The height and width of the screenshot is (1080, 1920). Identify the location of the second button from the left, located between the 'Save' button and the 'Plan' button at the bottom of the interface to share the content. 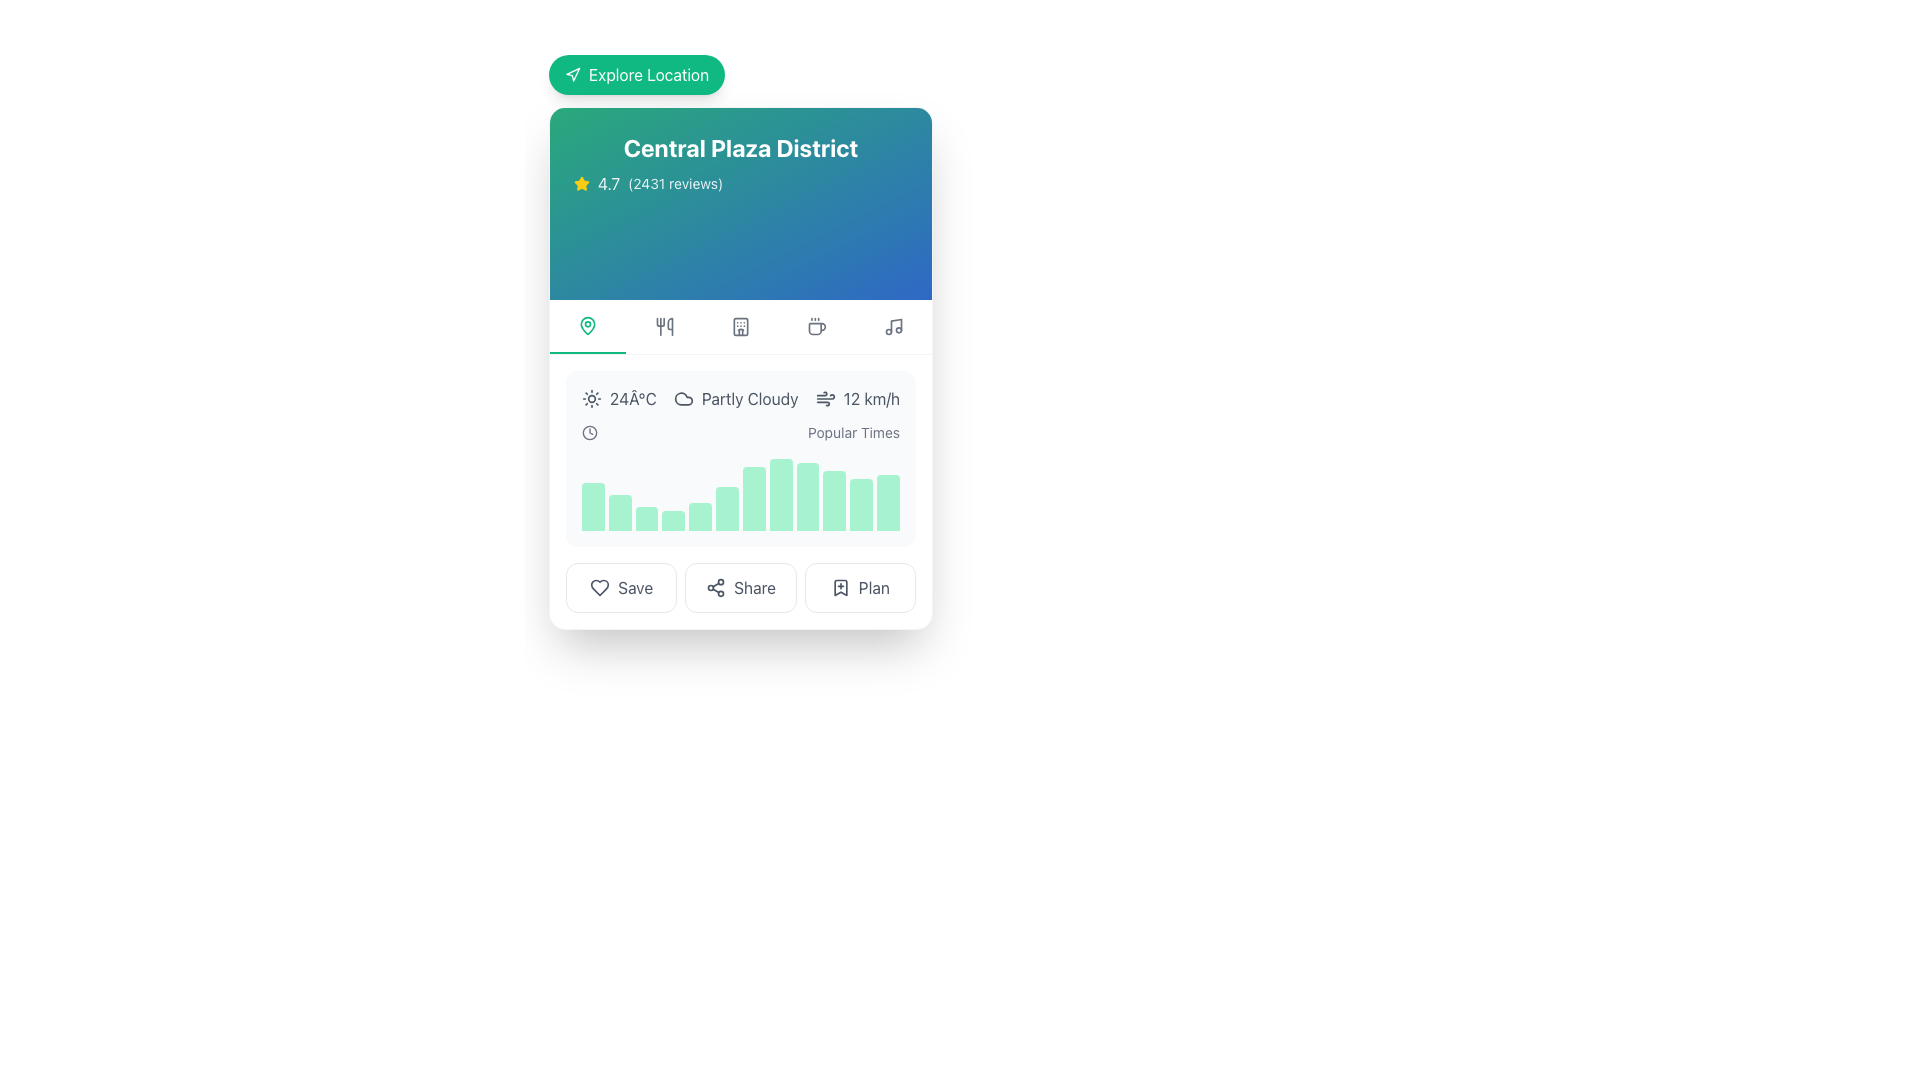
(739, 586).